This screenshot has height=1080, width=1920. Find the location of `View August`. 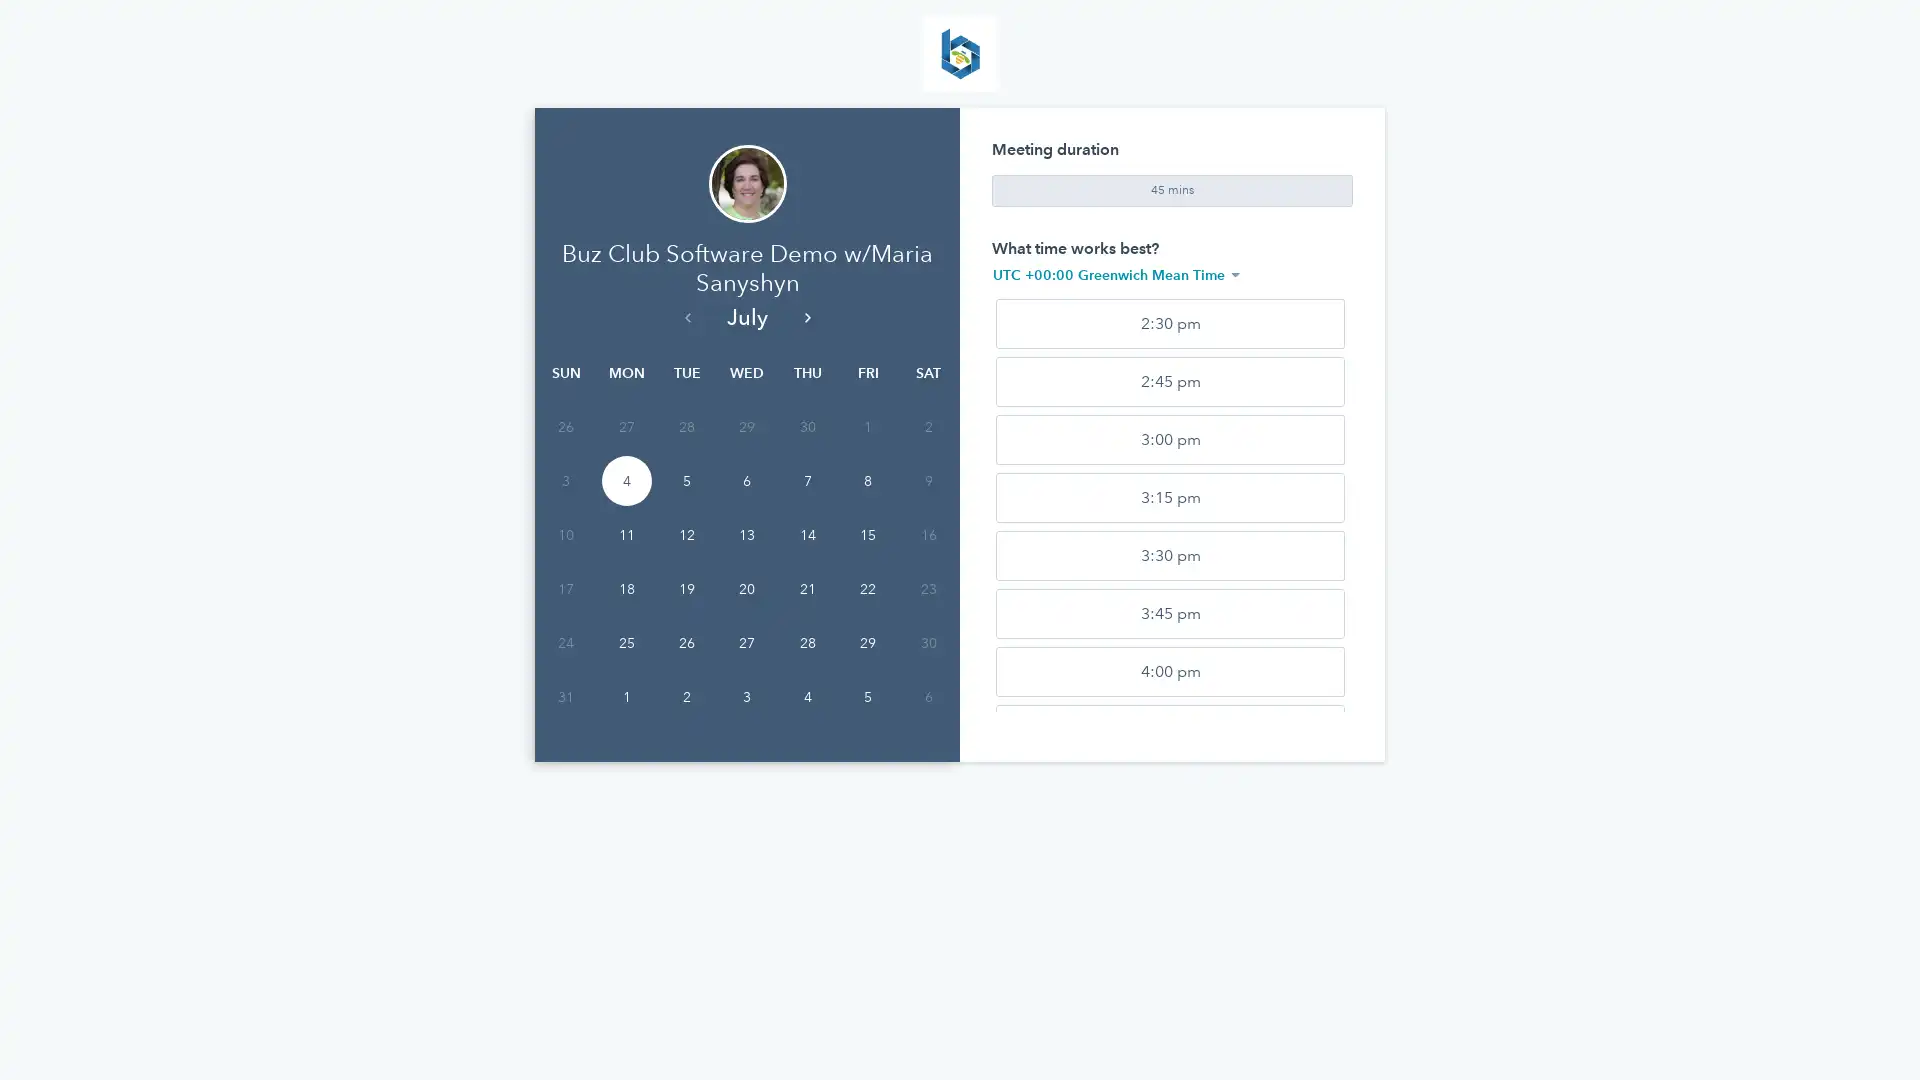

View August is located at coordinates (806, 315).